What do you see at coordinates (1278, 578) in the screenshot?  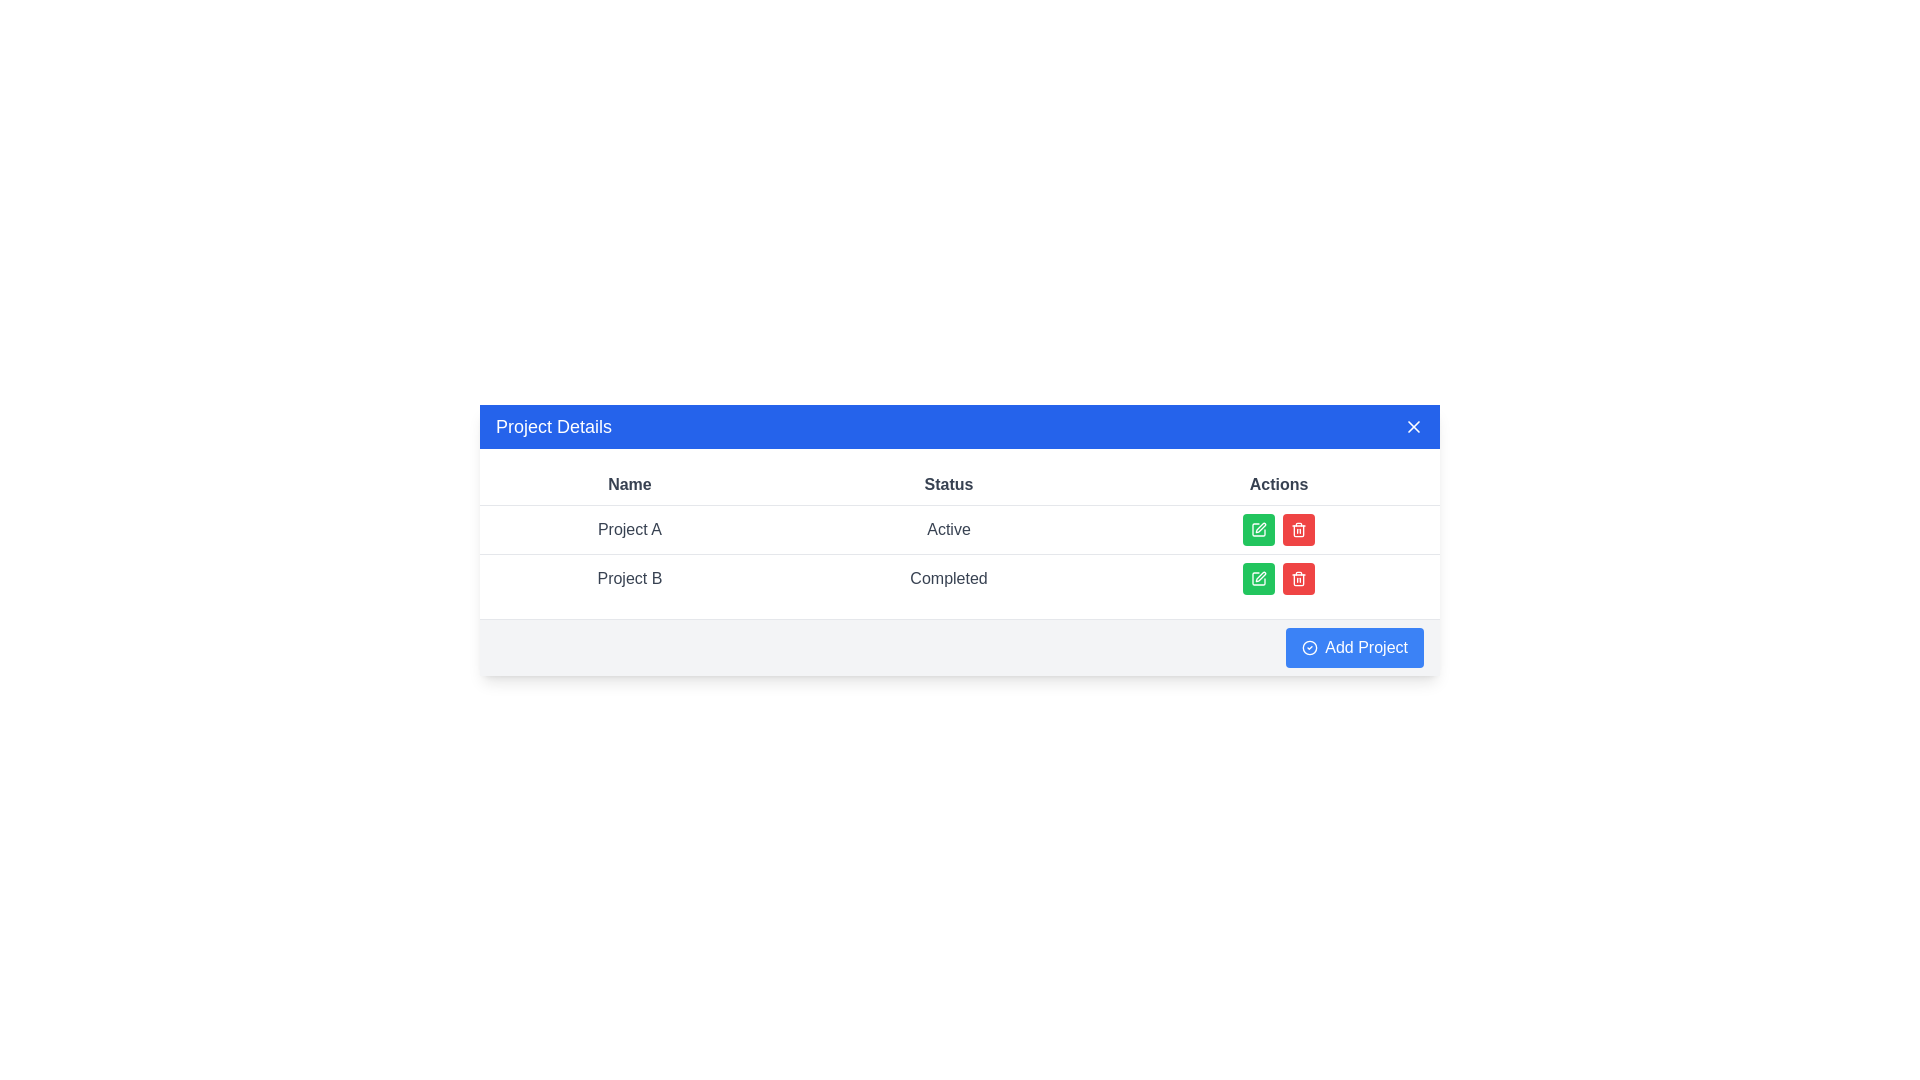 I see `the Action Button Group containing the green edit button and the red delete button located in the bottom row of the table under the 'Actions' column for 'Project B' to get visual feedback` at bounding box center [1278, 578].